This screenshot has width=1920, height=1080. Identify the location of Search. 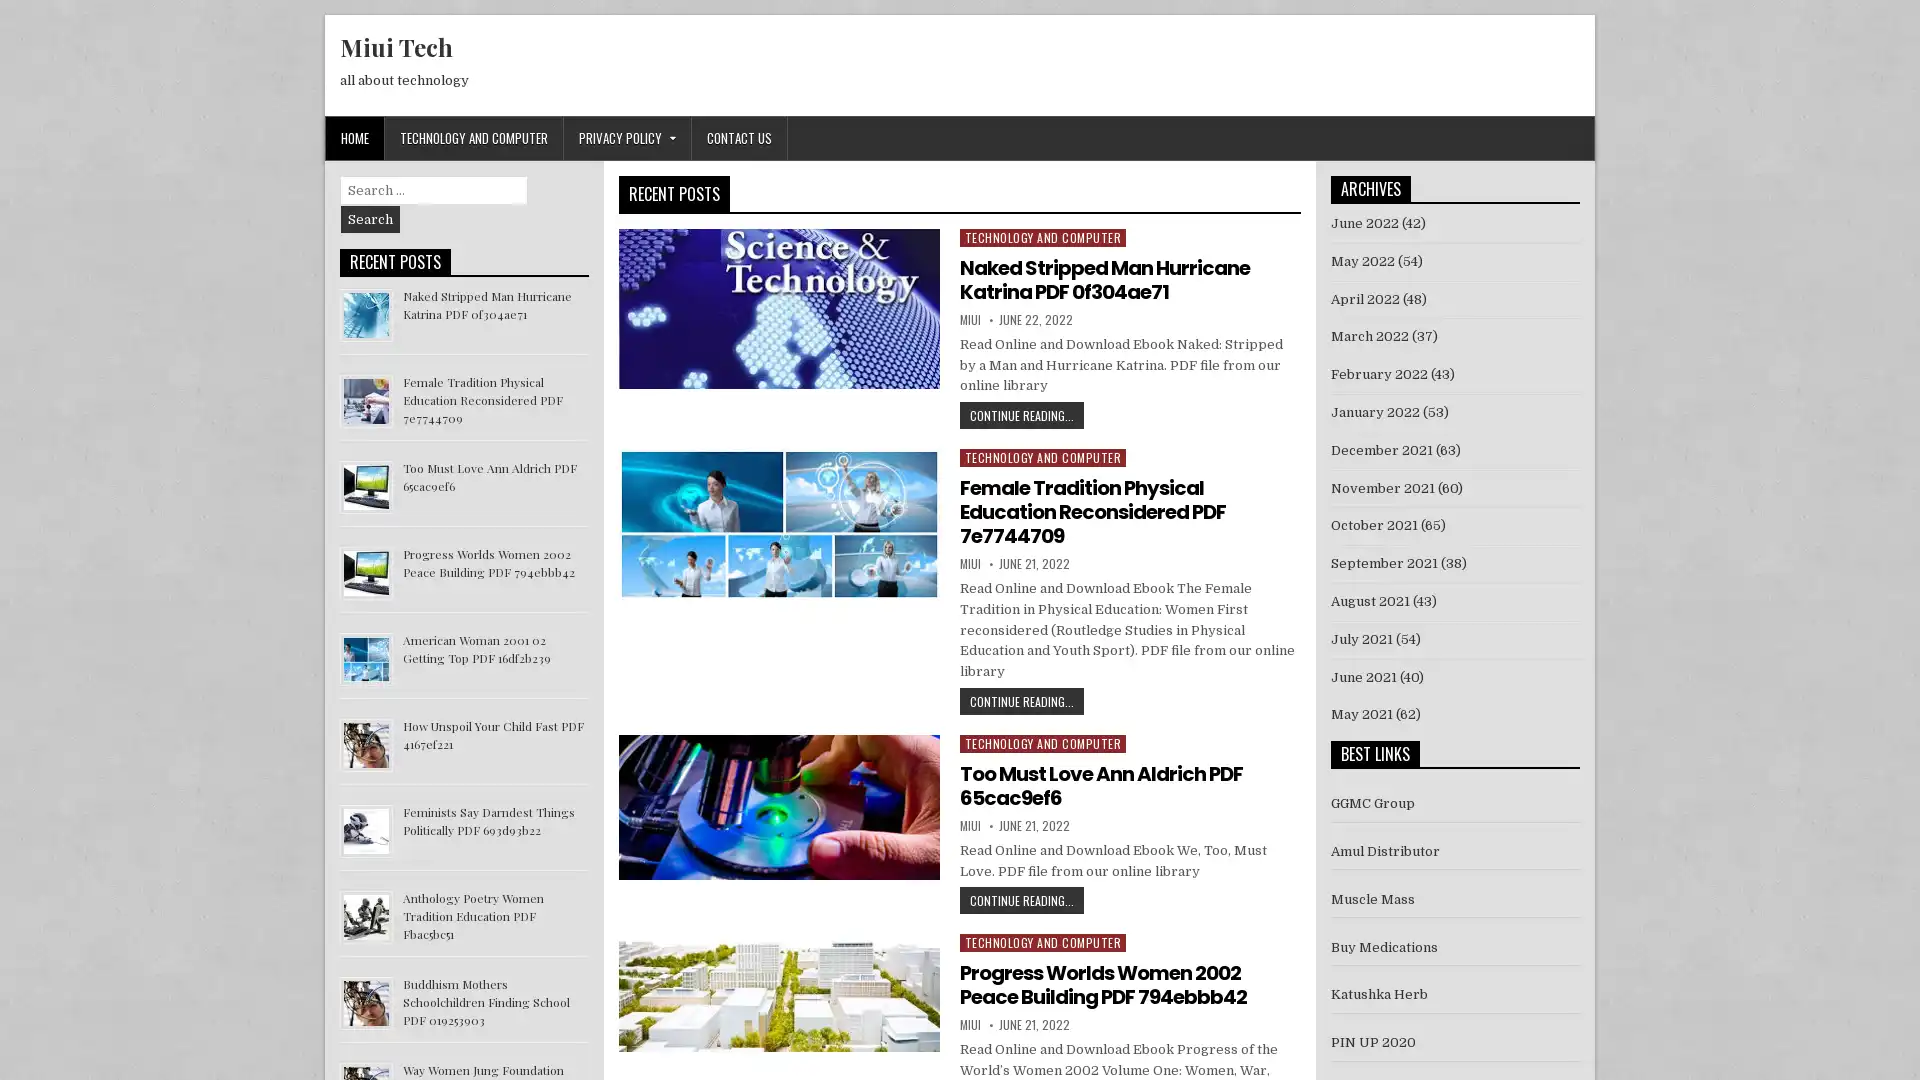
(370, 219).